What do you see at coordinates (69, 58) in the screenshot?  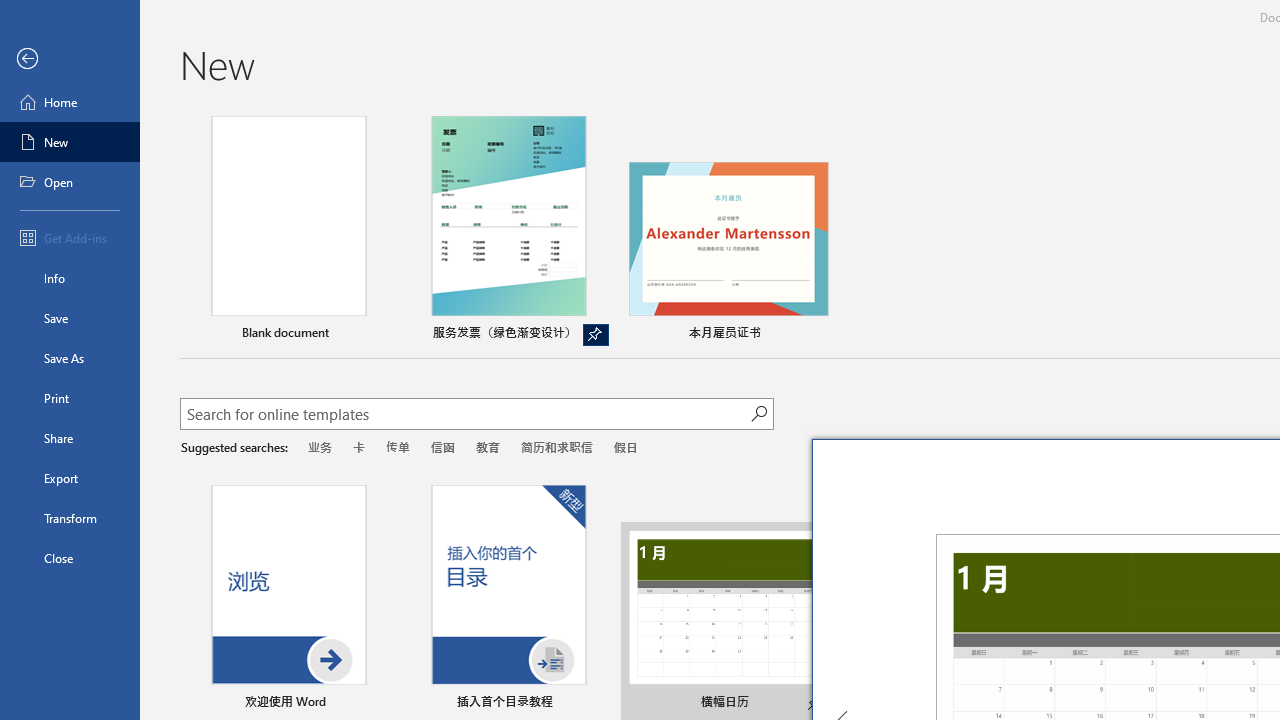 I see `'Back'` at bounding box center [69, 58].